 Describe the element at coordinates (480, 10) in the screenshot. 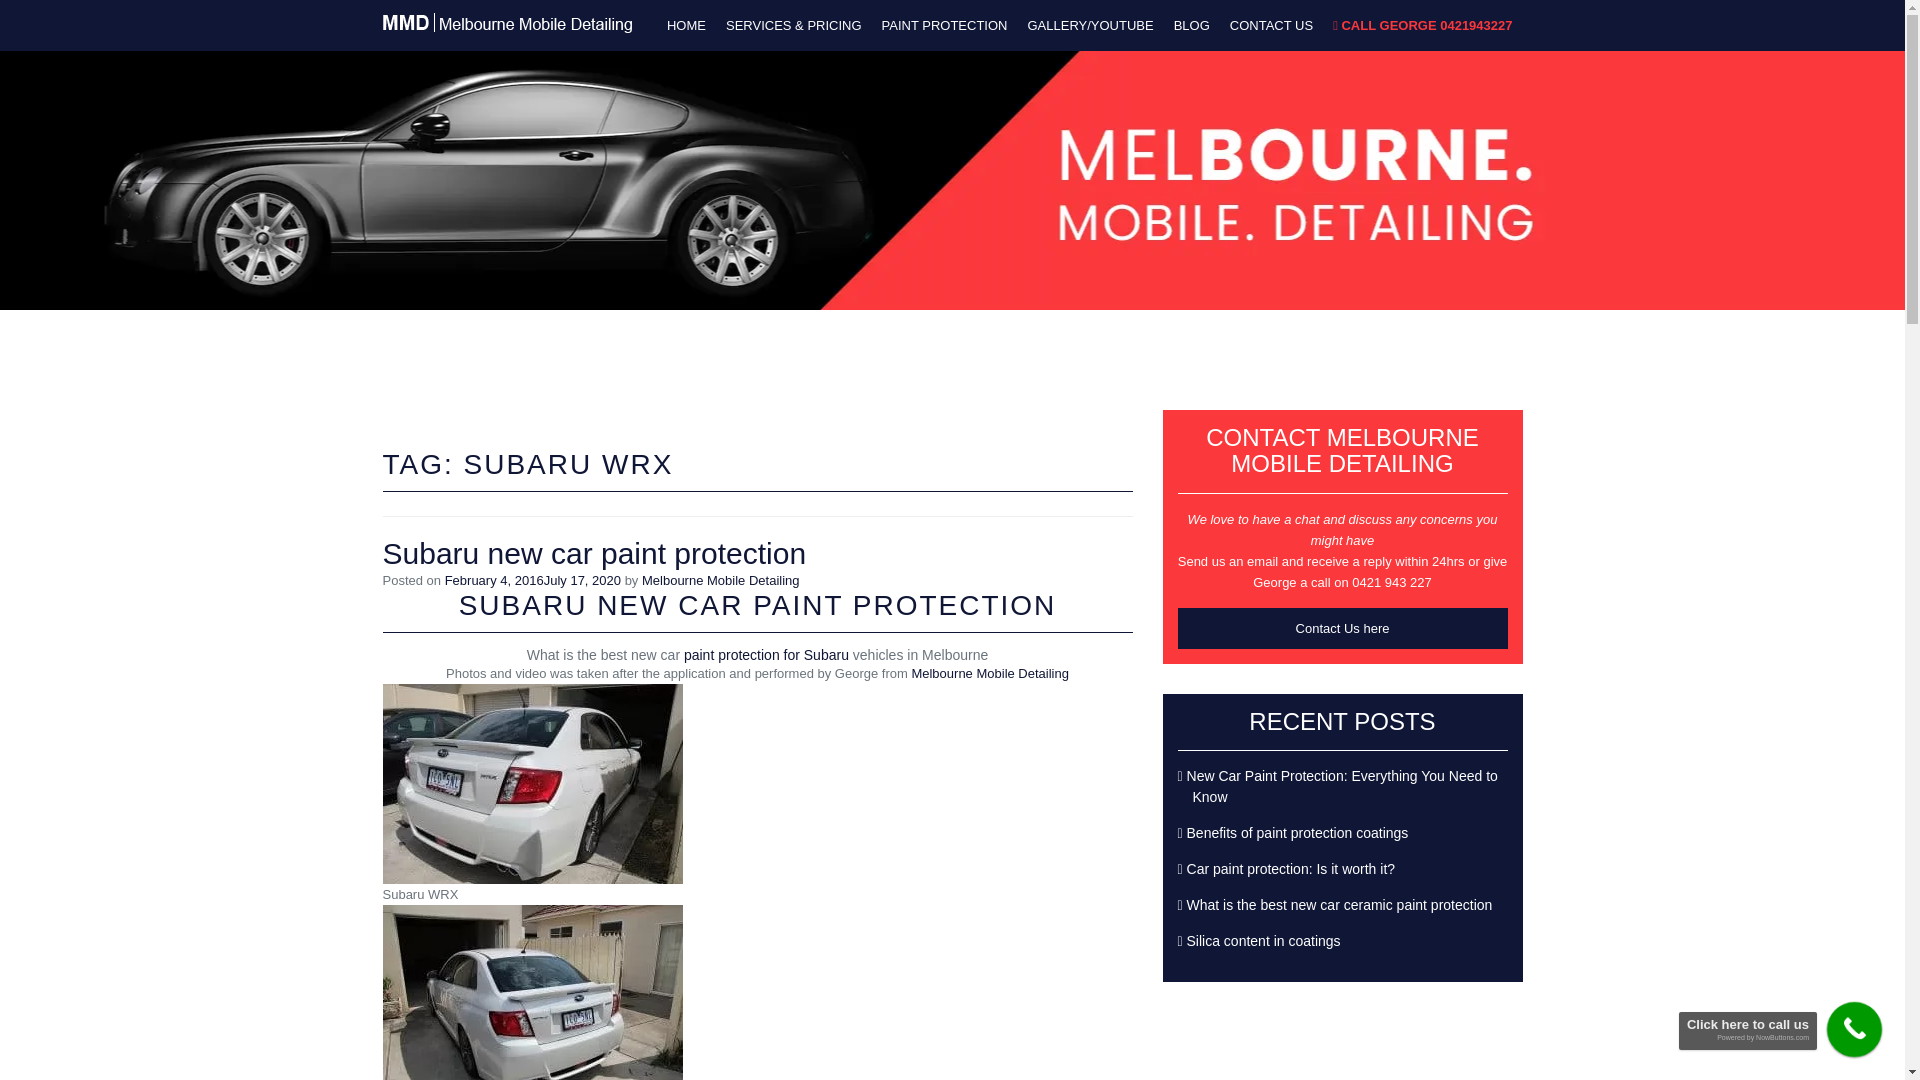

I see `'Best paint protection in Melbourne'` at that location.